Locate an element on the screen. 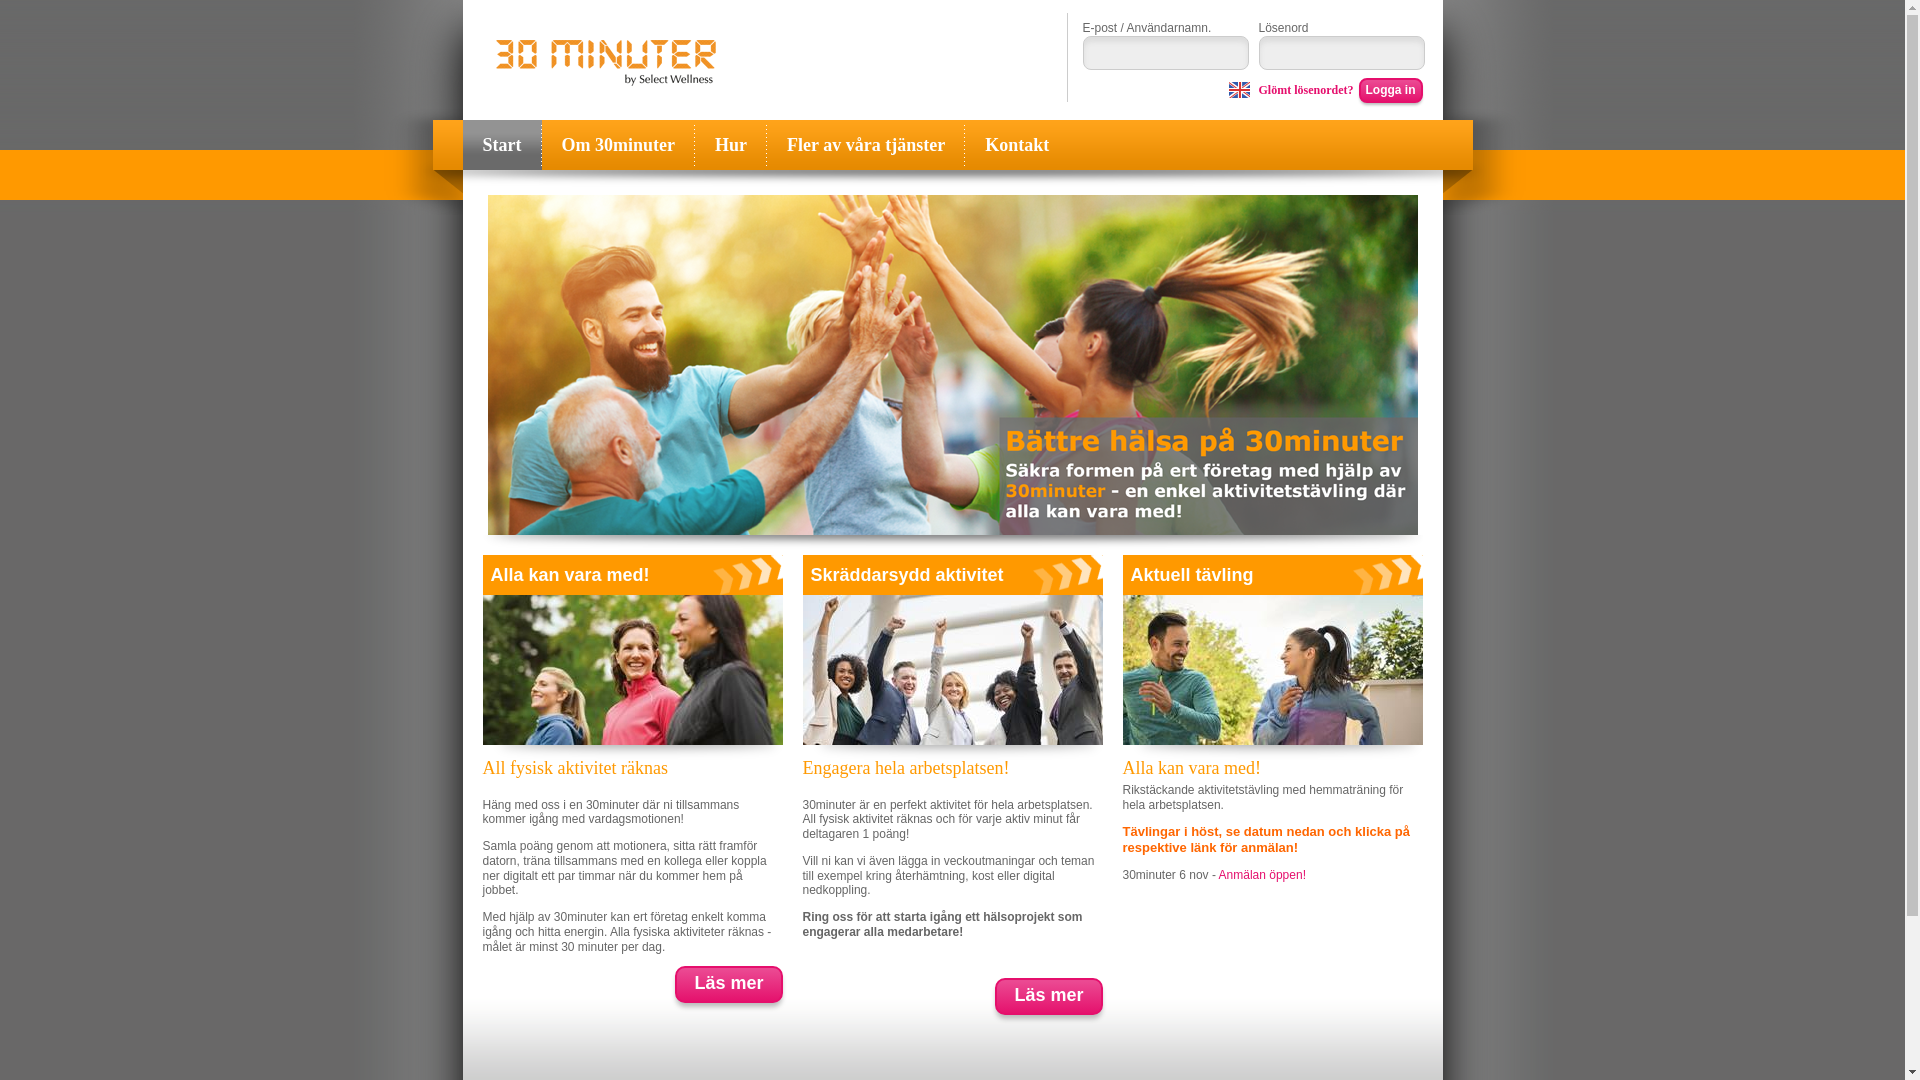  'Kontakt' is located at coordinates (964, 144).